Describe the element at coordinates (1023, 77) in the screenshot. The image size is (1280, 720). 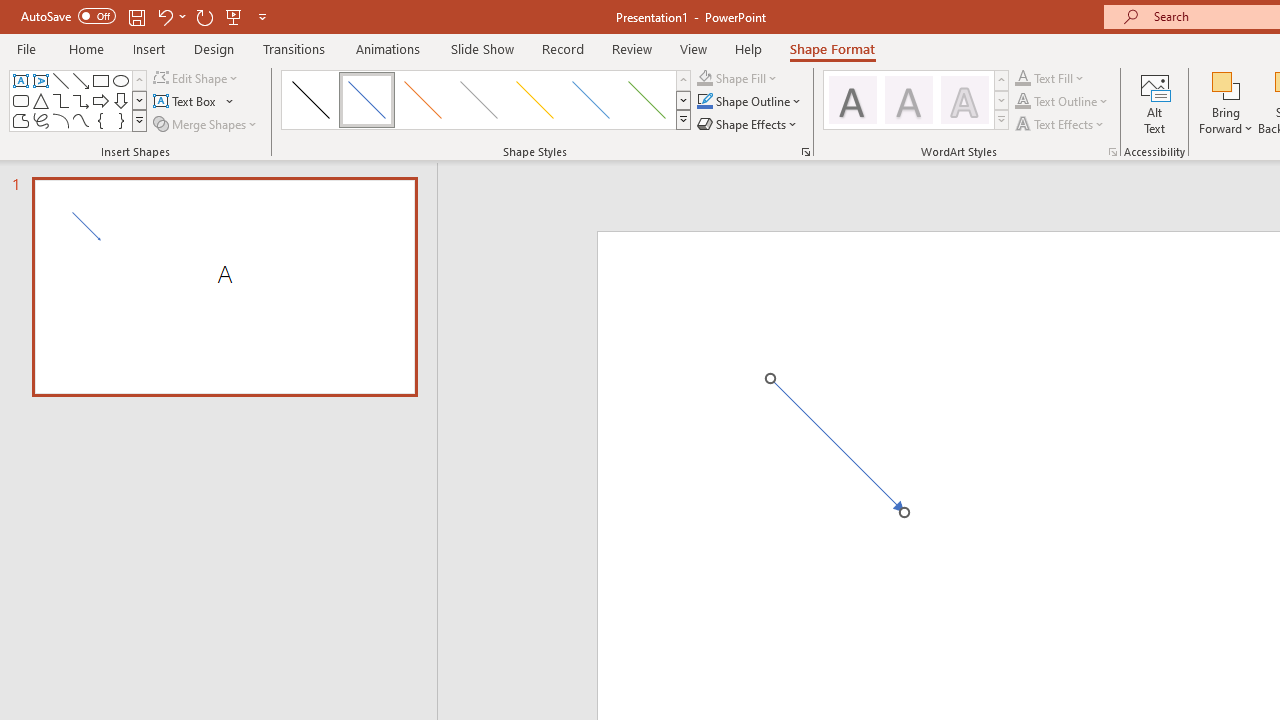
I see `'Text Fill'` at that location.